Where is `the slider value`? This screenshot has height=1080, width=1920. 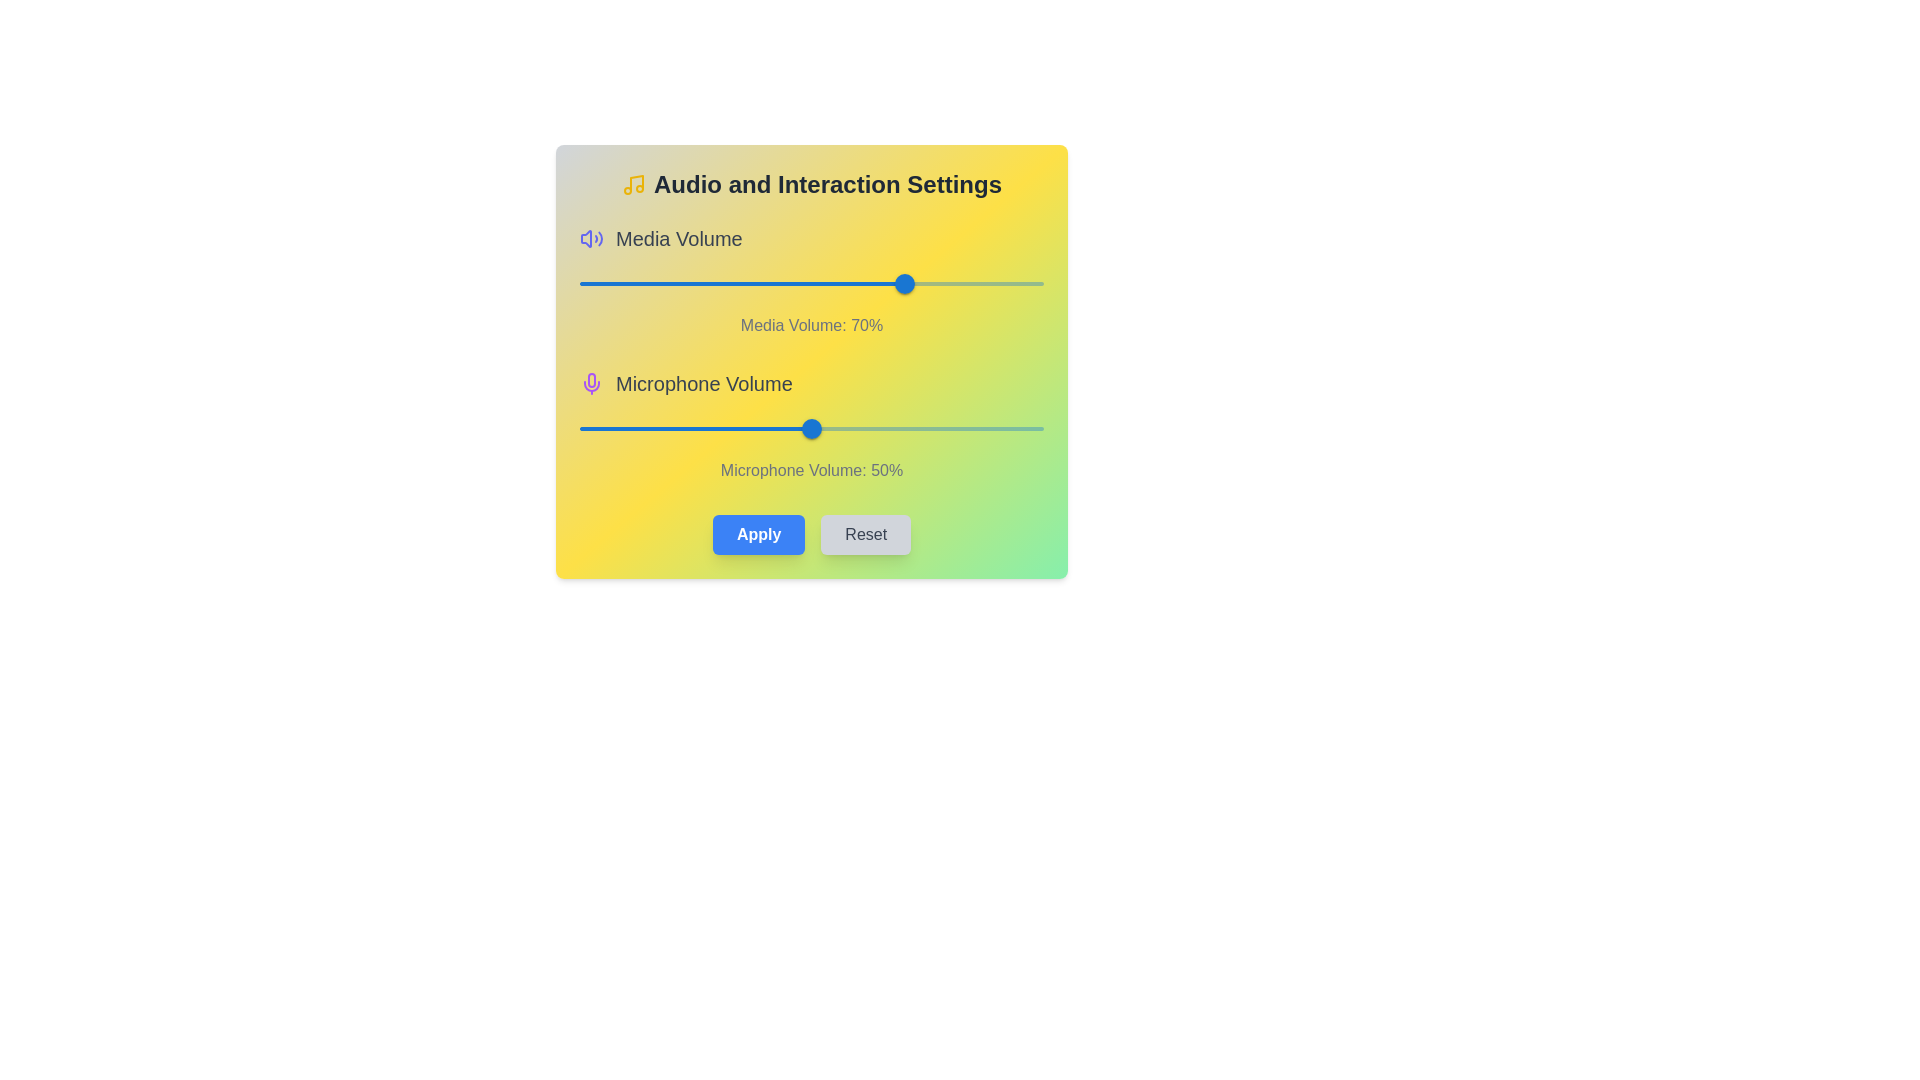
the slider value is located at coordinates (579, 284).